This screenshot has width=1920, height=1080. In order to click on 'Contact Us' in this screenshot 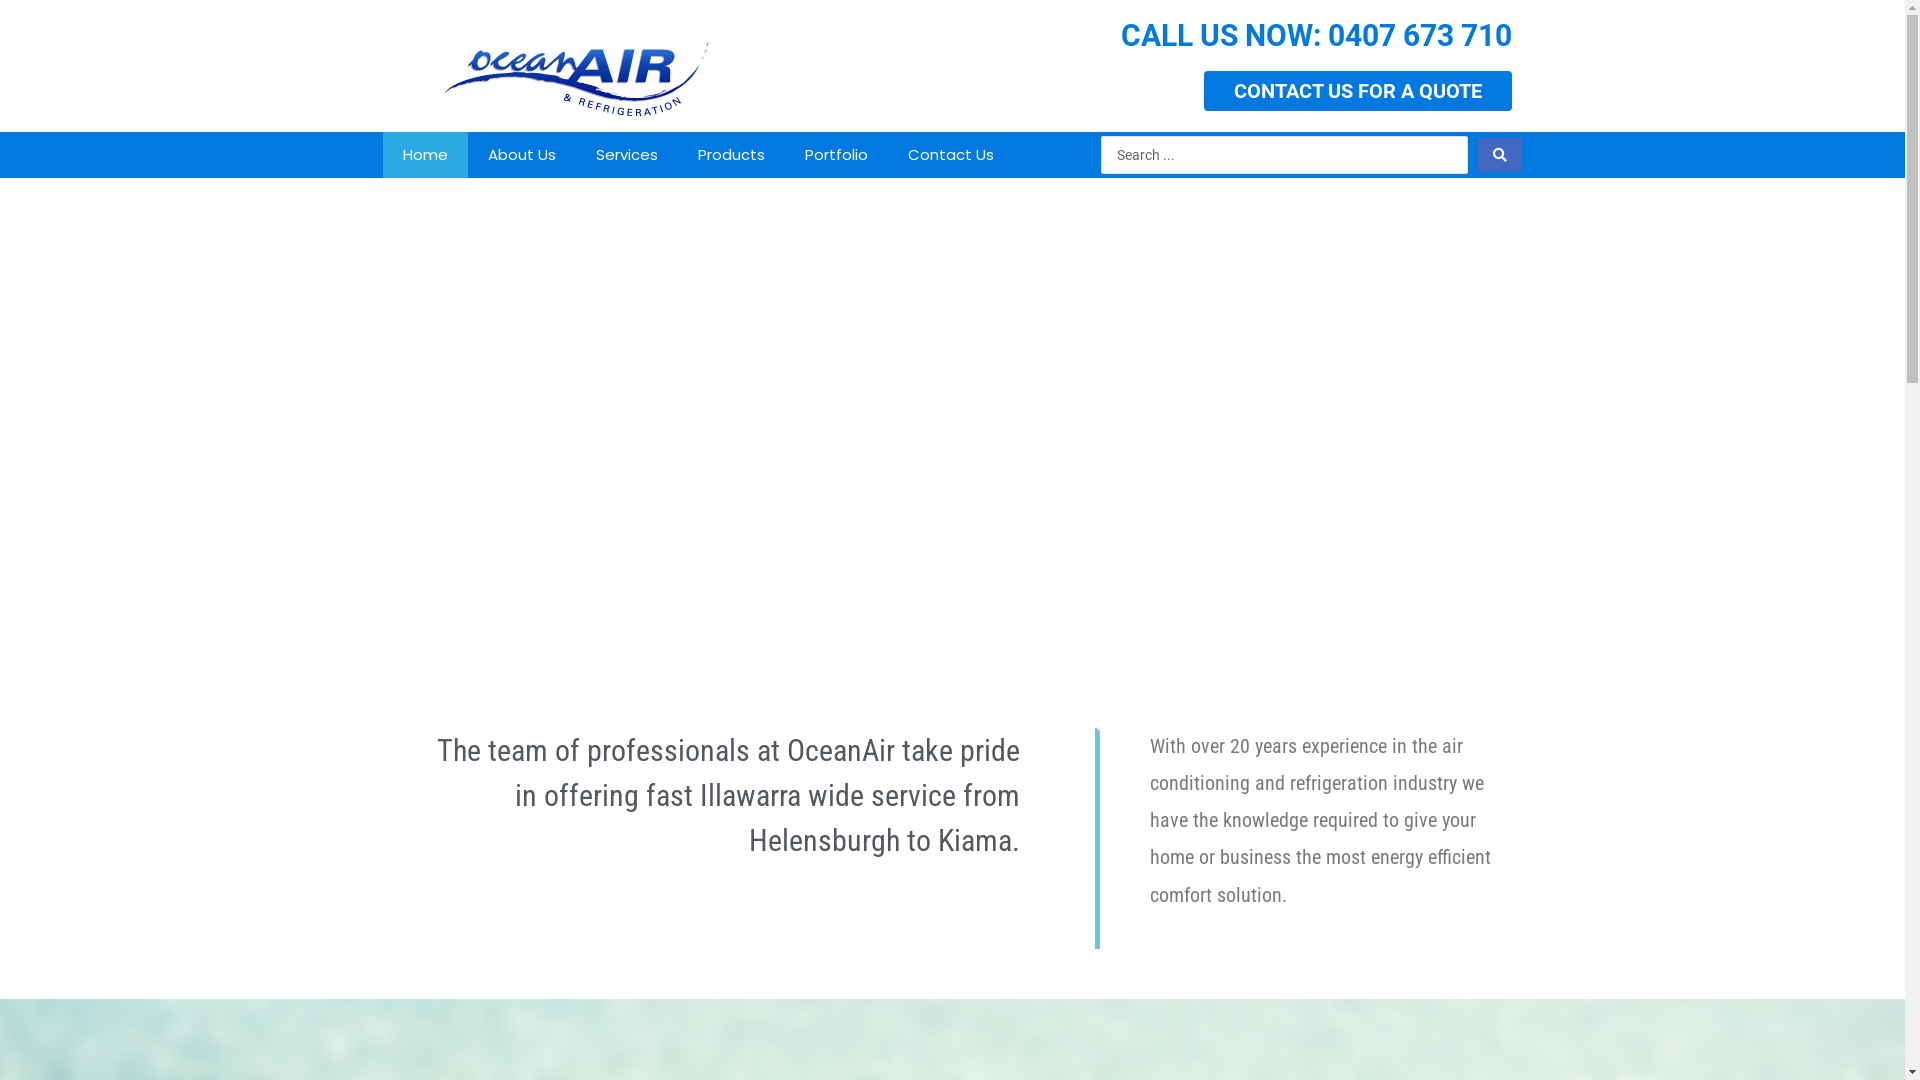, I will do `click(949, 153)`.